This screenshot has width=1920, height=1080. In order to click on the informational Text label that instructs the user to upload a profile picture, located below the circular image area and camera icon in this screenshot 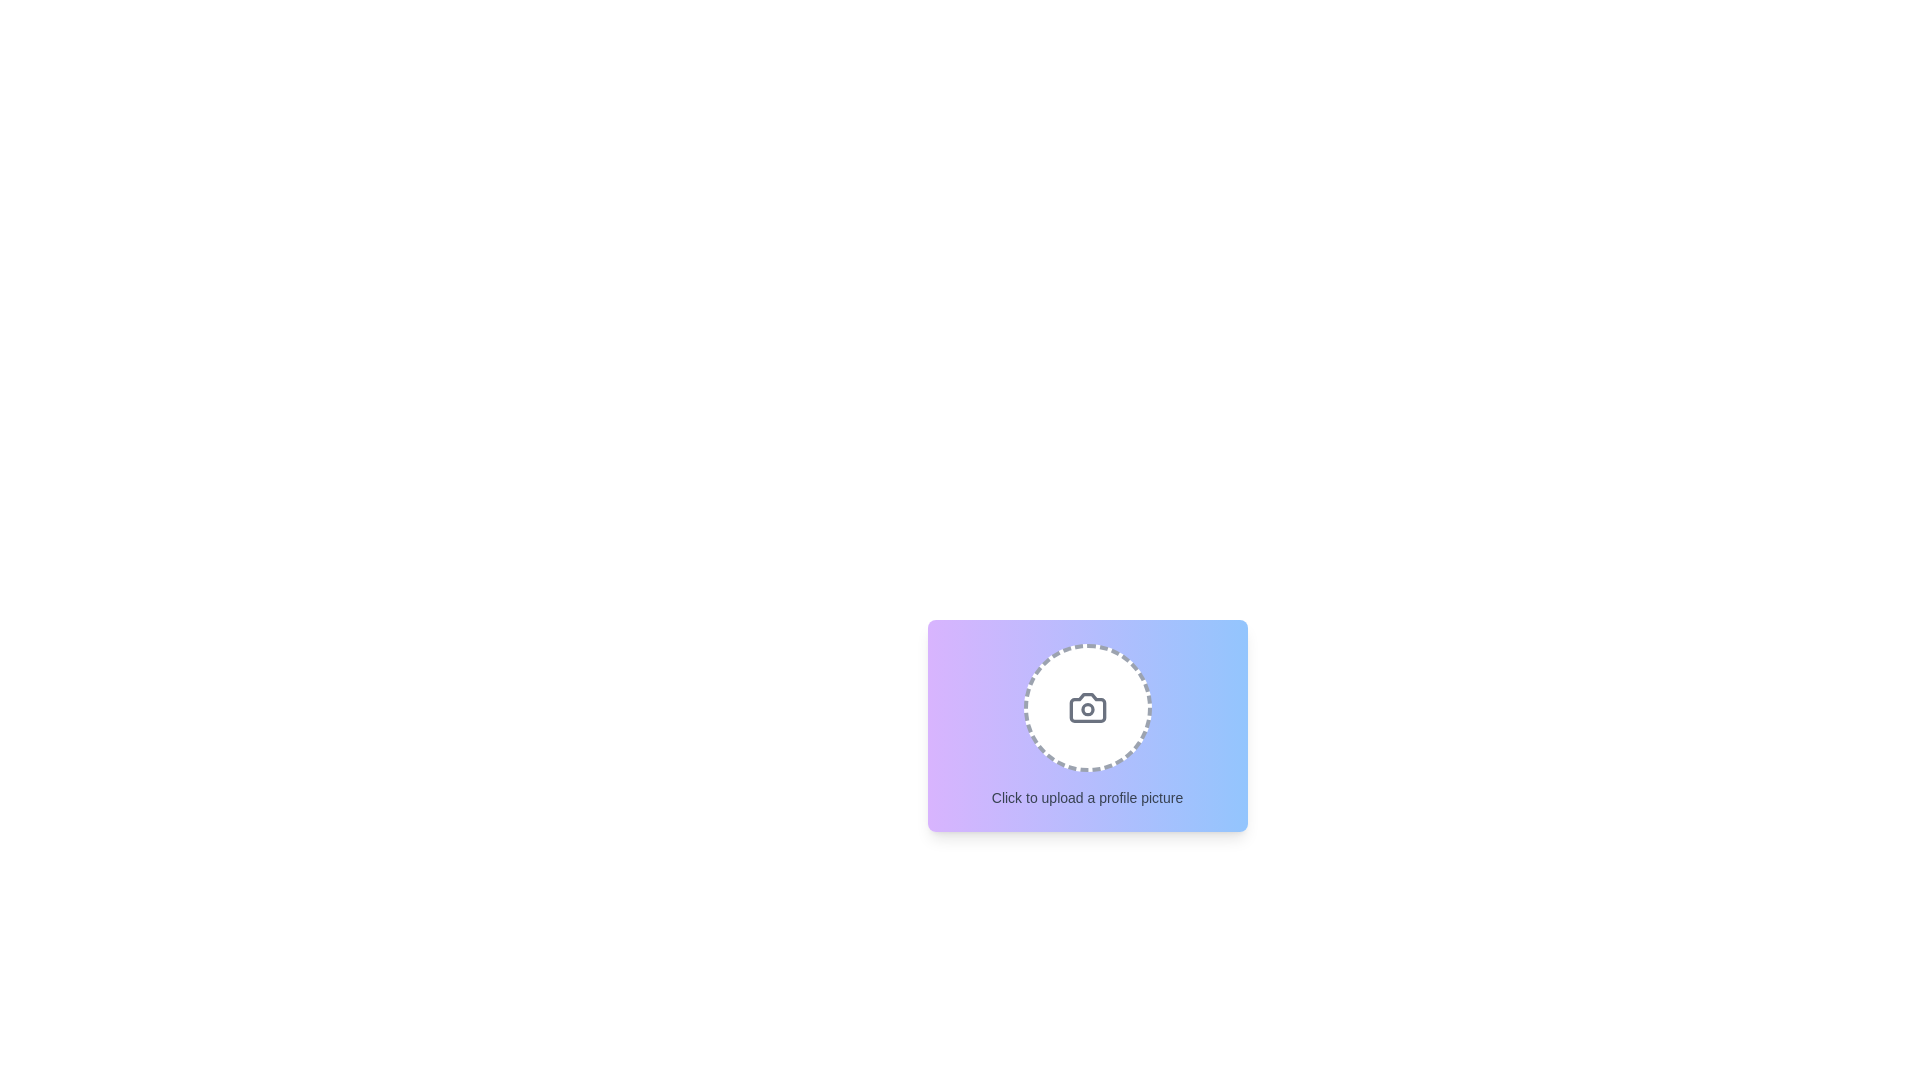, I will do `click(1086, 797)`.